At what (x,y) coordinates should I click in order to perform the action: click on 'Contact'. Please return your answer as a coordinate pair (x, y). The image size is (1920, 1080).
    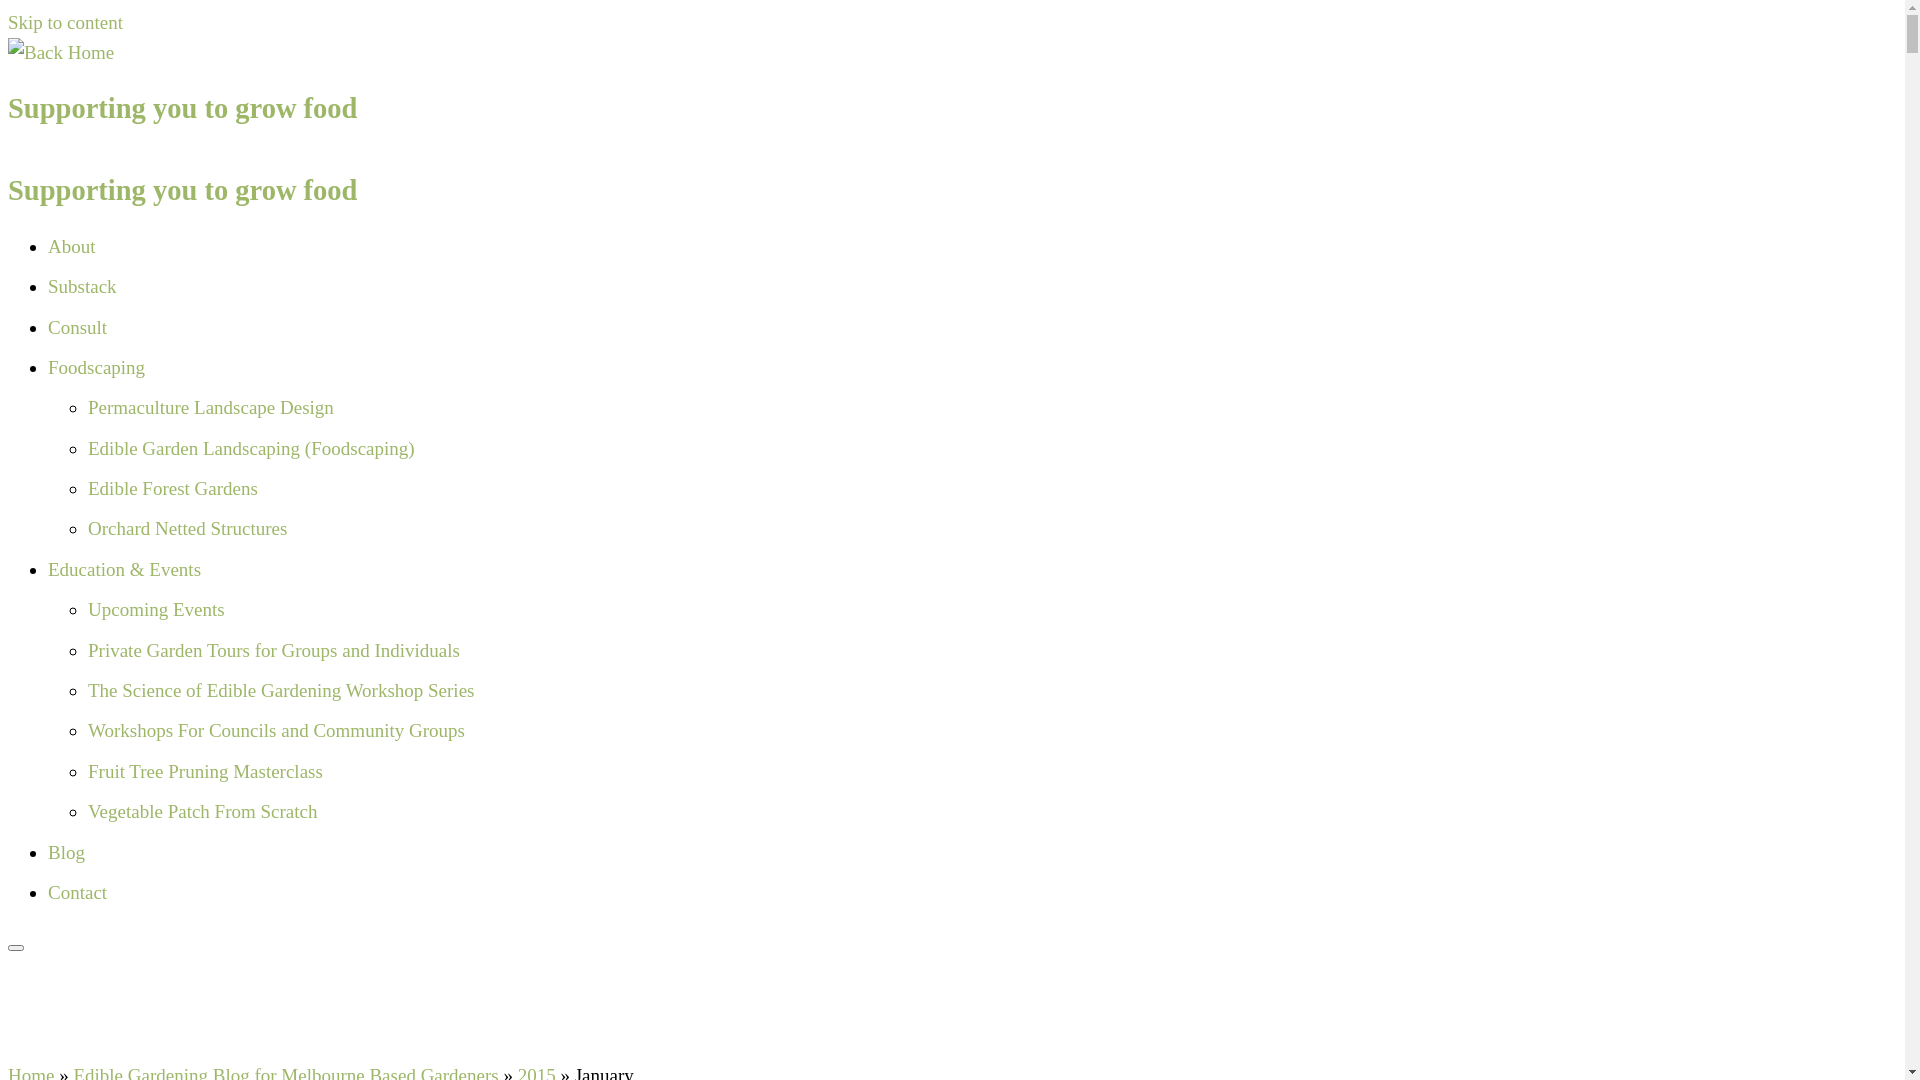
    Looking at the image, I should click on (48, 891).